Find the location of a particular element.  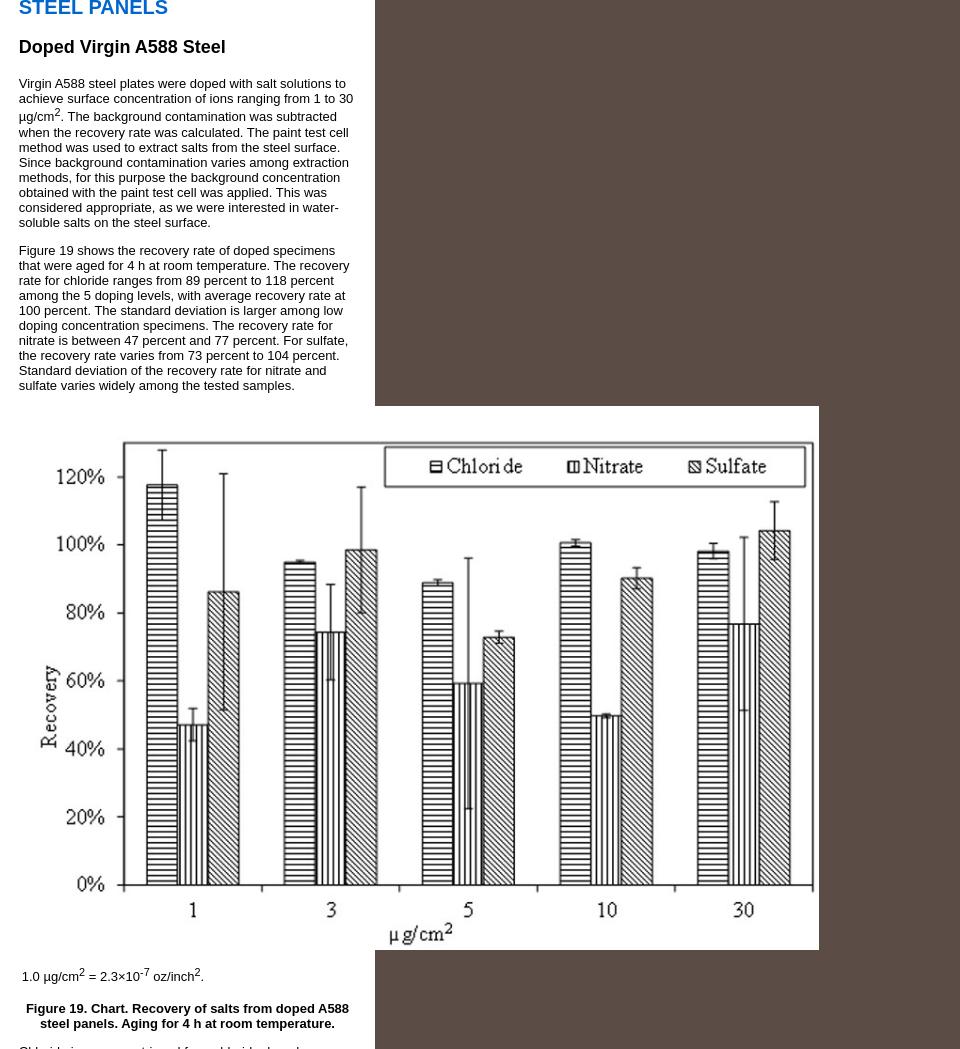

'-7' is located at coordinates (138, 971).